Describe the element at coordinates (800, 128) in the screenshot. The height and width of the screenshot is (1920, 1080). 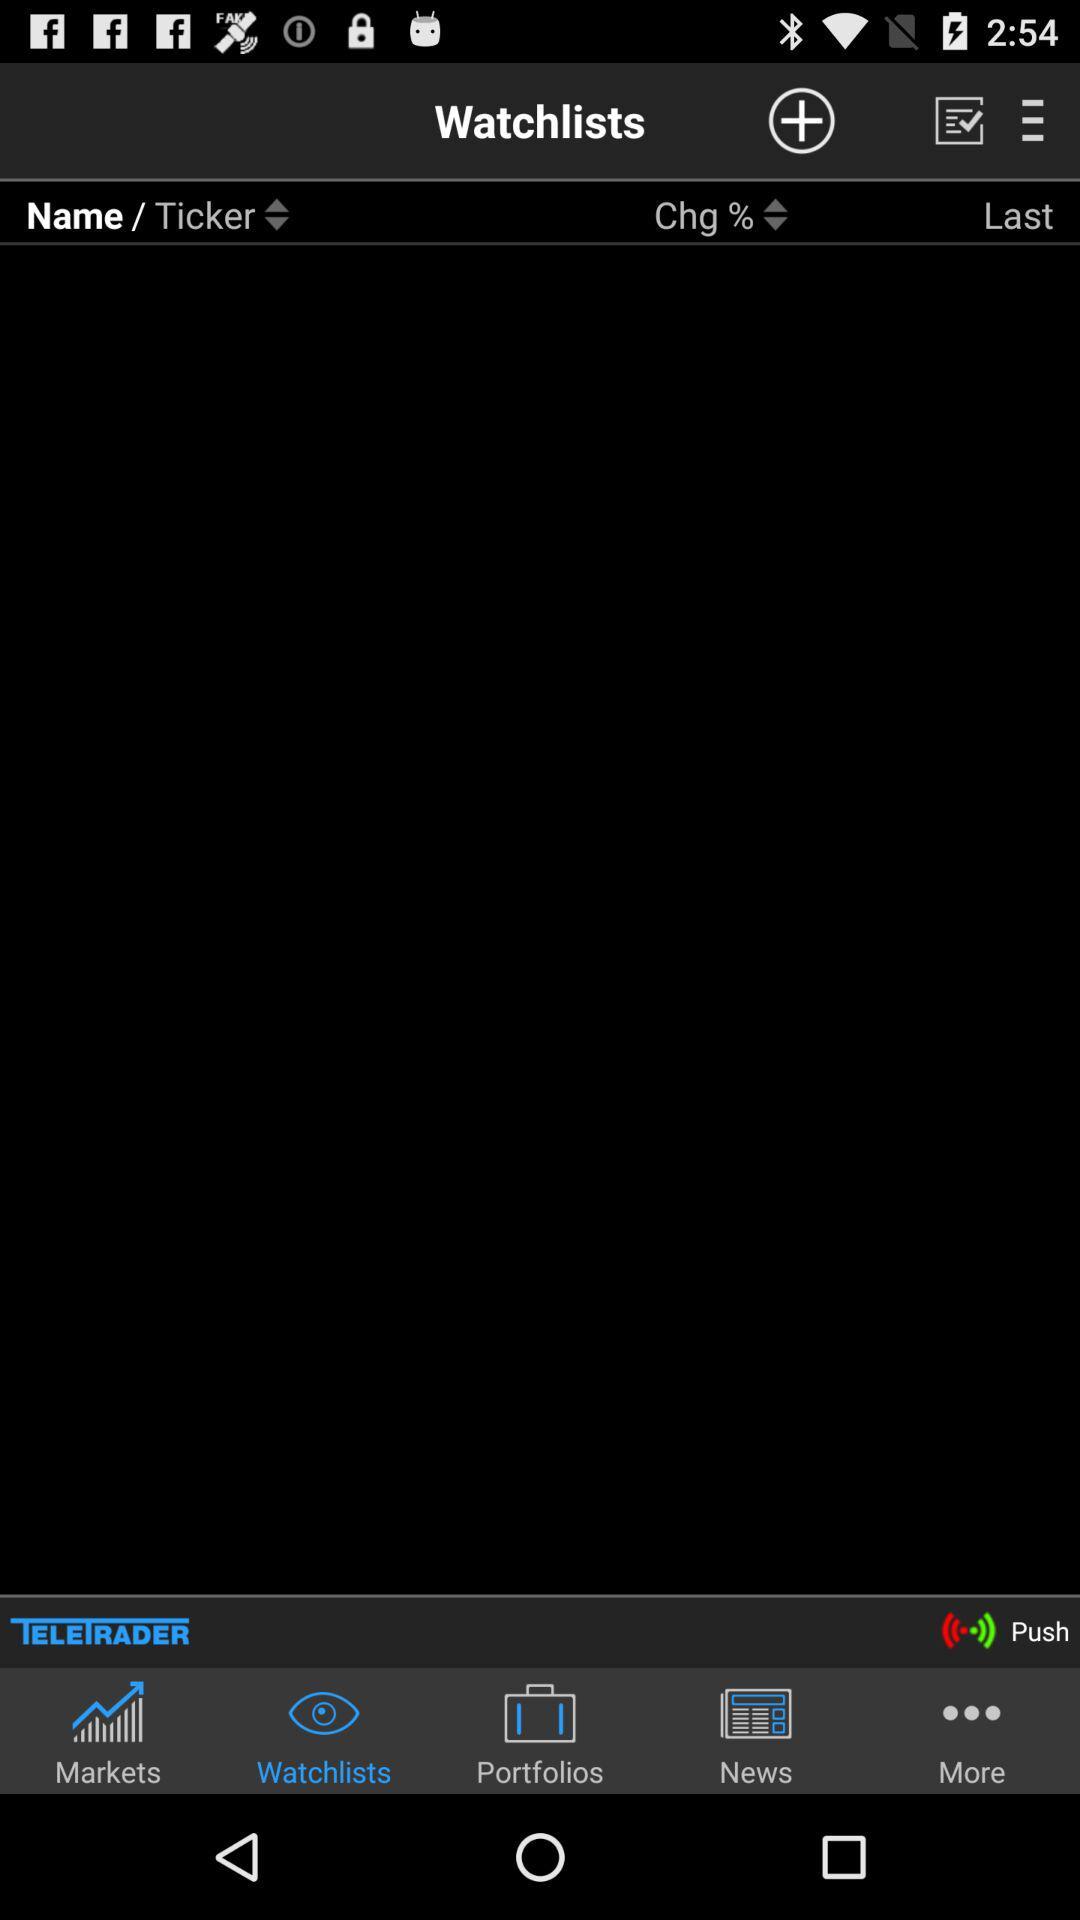
I see `the add icon` at that location.